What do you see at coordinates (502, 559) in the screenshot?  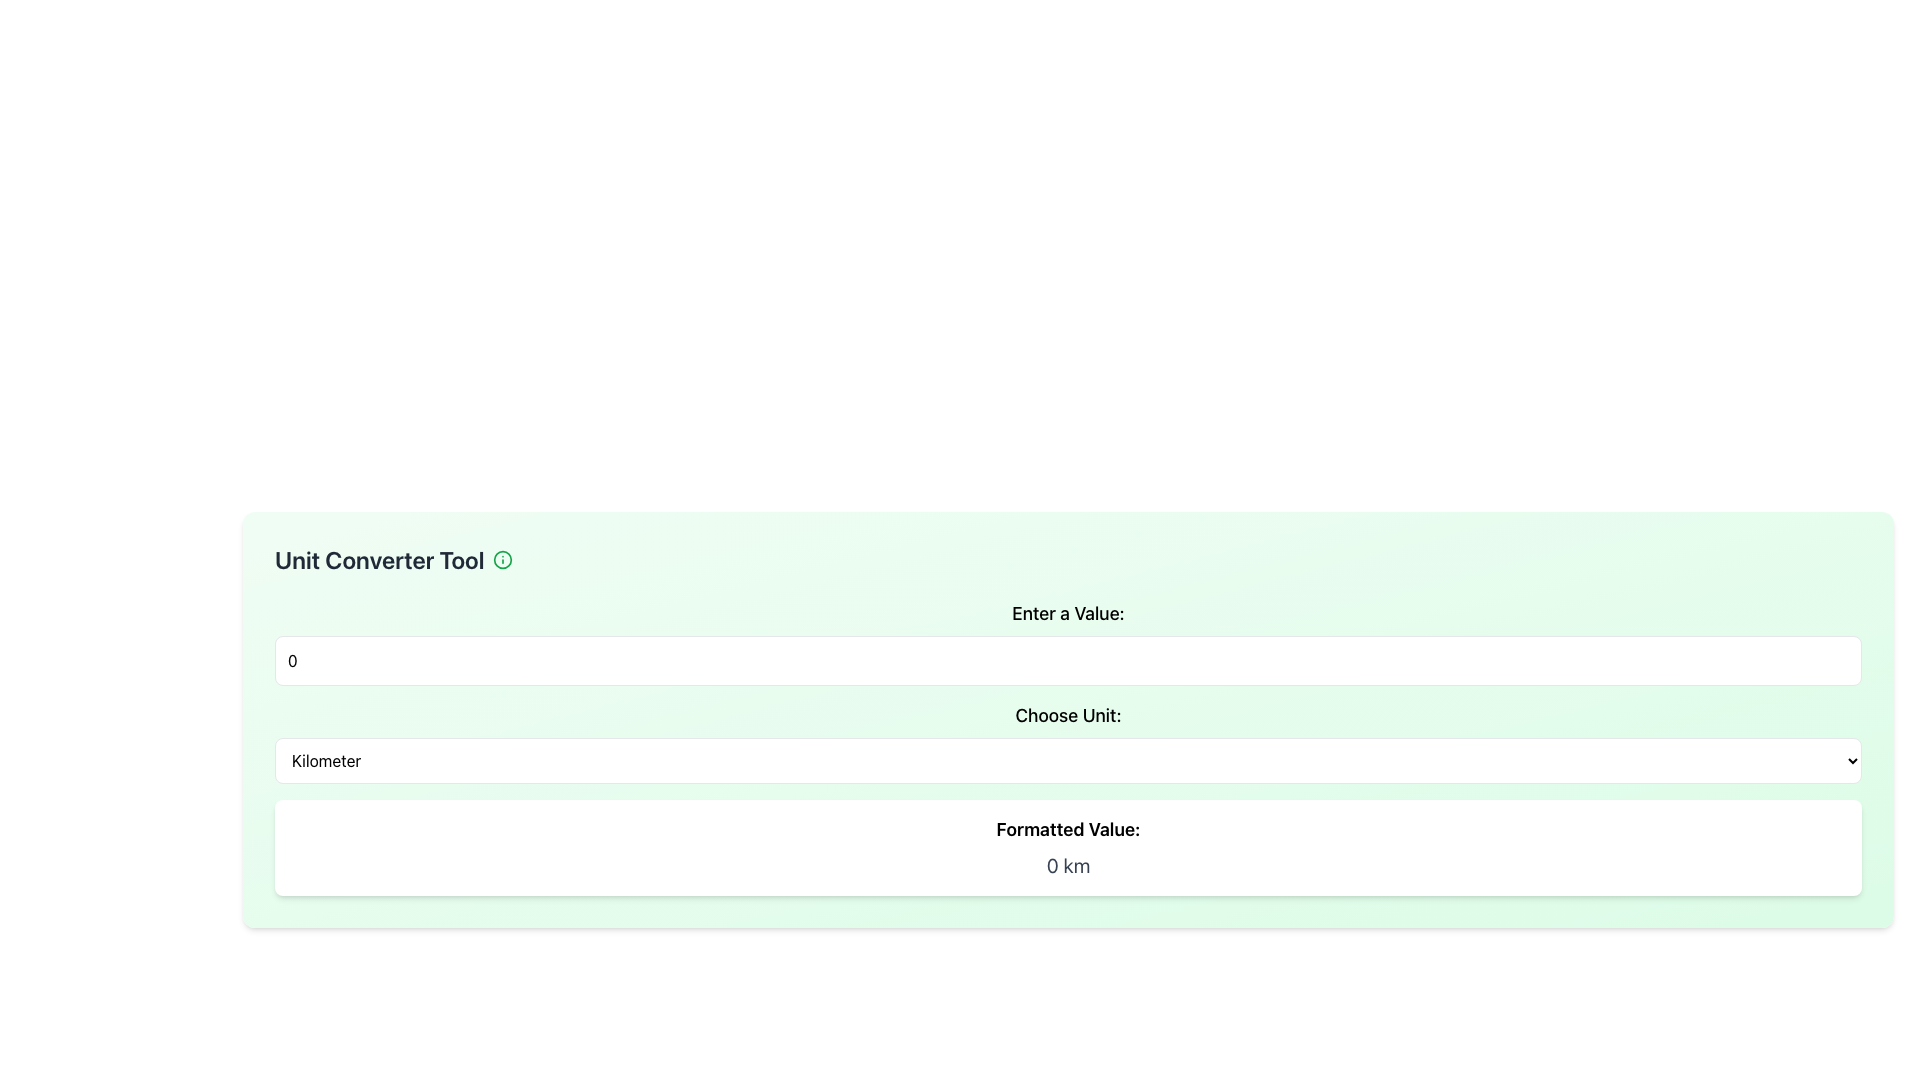 I see `the circular information icon with a green stroke, located to the right of the 'Unit Converter Tool' header text` at bounding box center [502, 559].